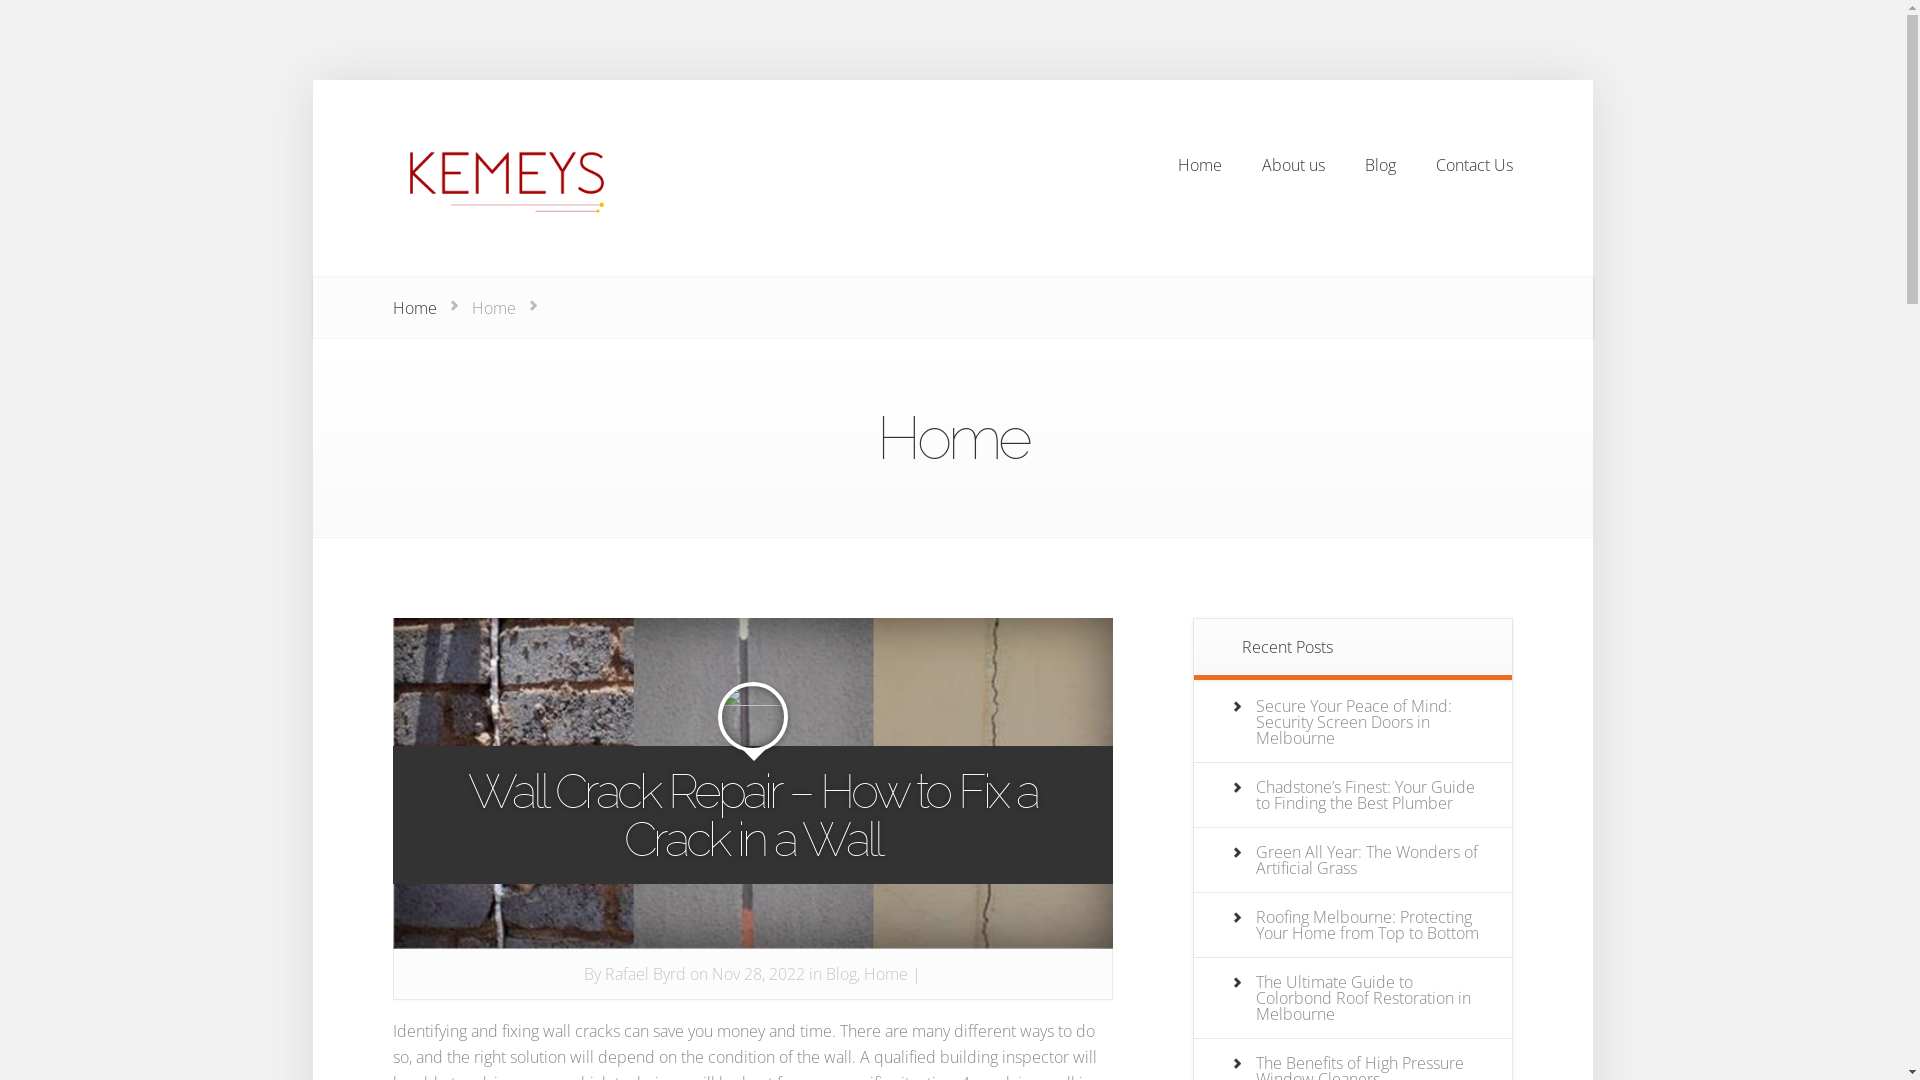 This screenshot has height=1080, width=1920. I want to click on 'Roofing Melbourne: Protecting Your Home from Top to Bottom', so click(1366, 925).